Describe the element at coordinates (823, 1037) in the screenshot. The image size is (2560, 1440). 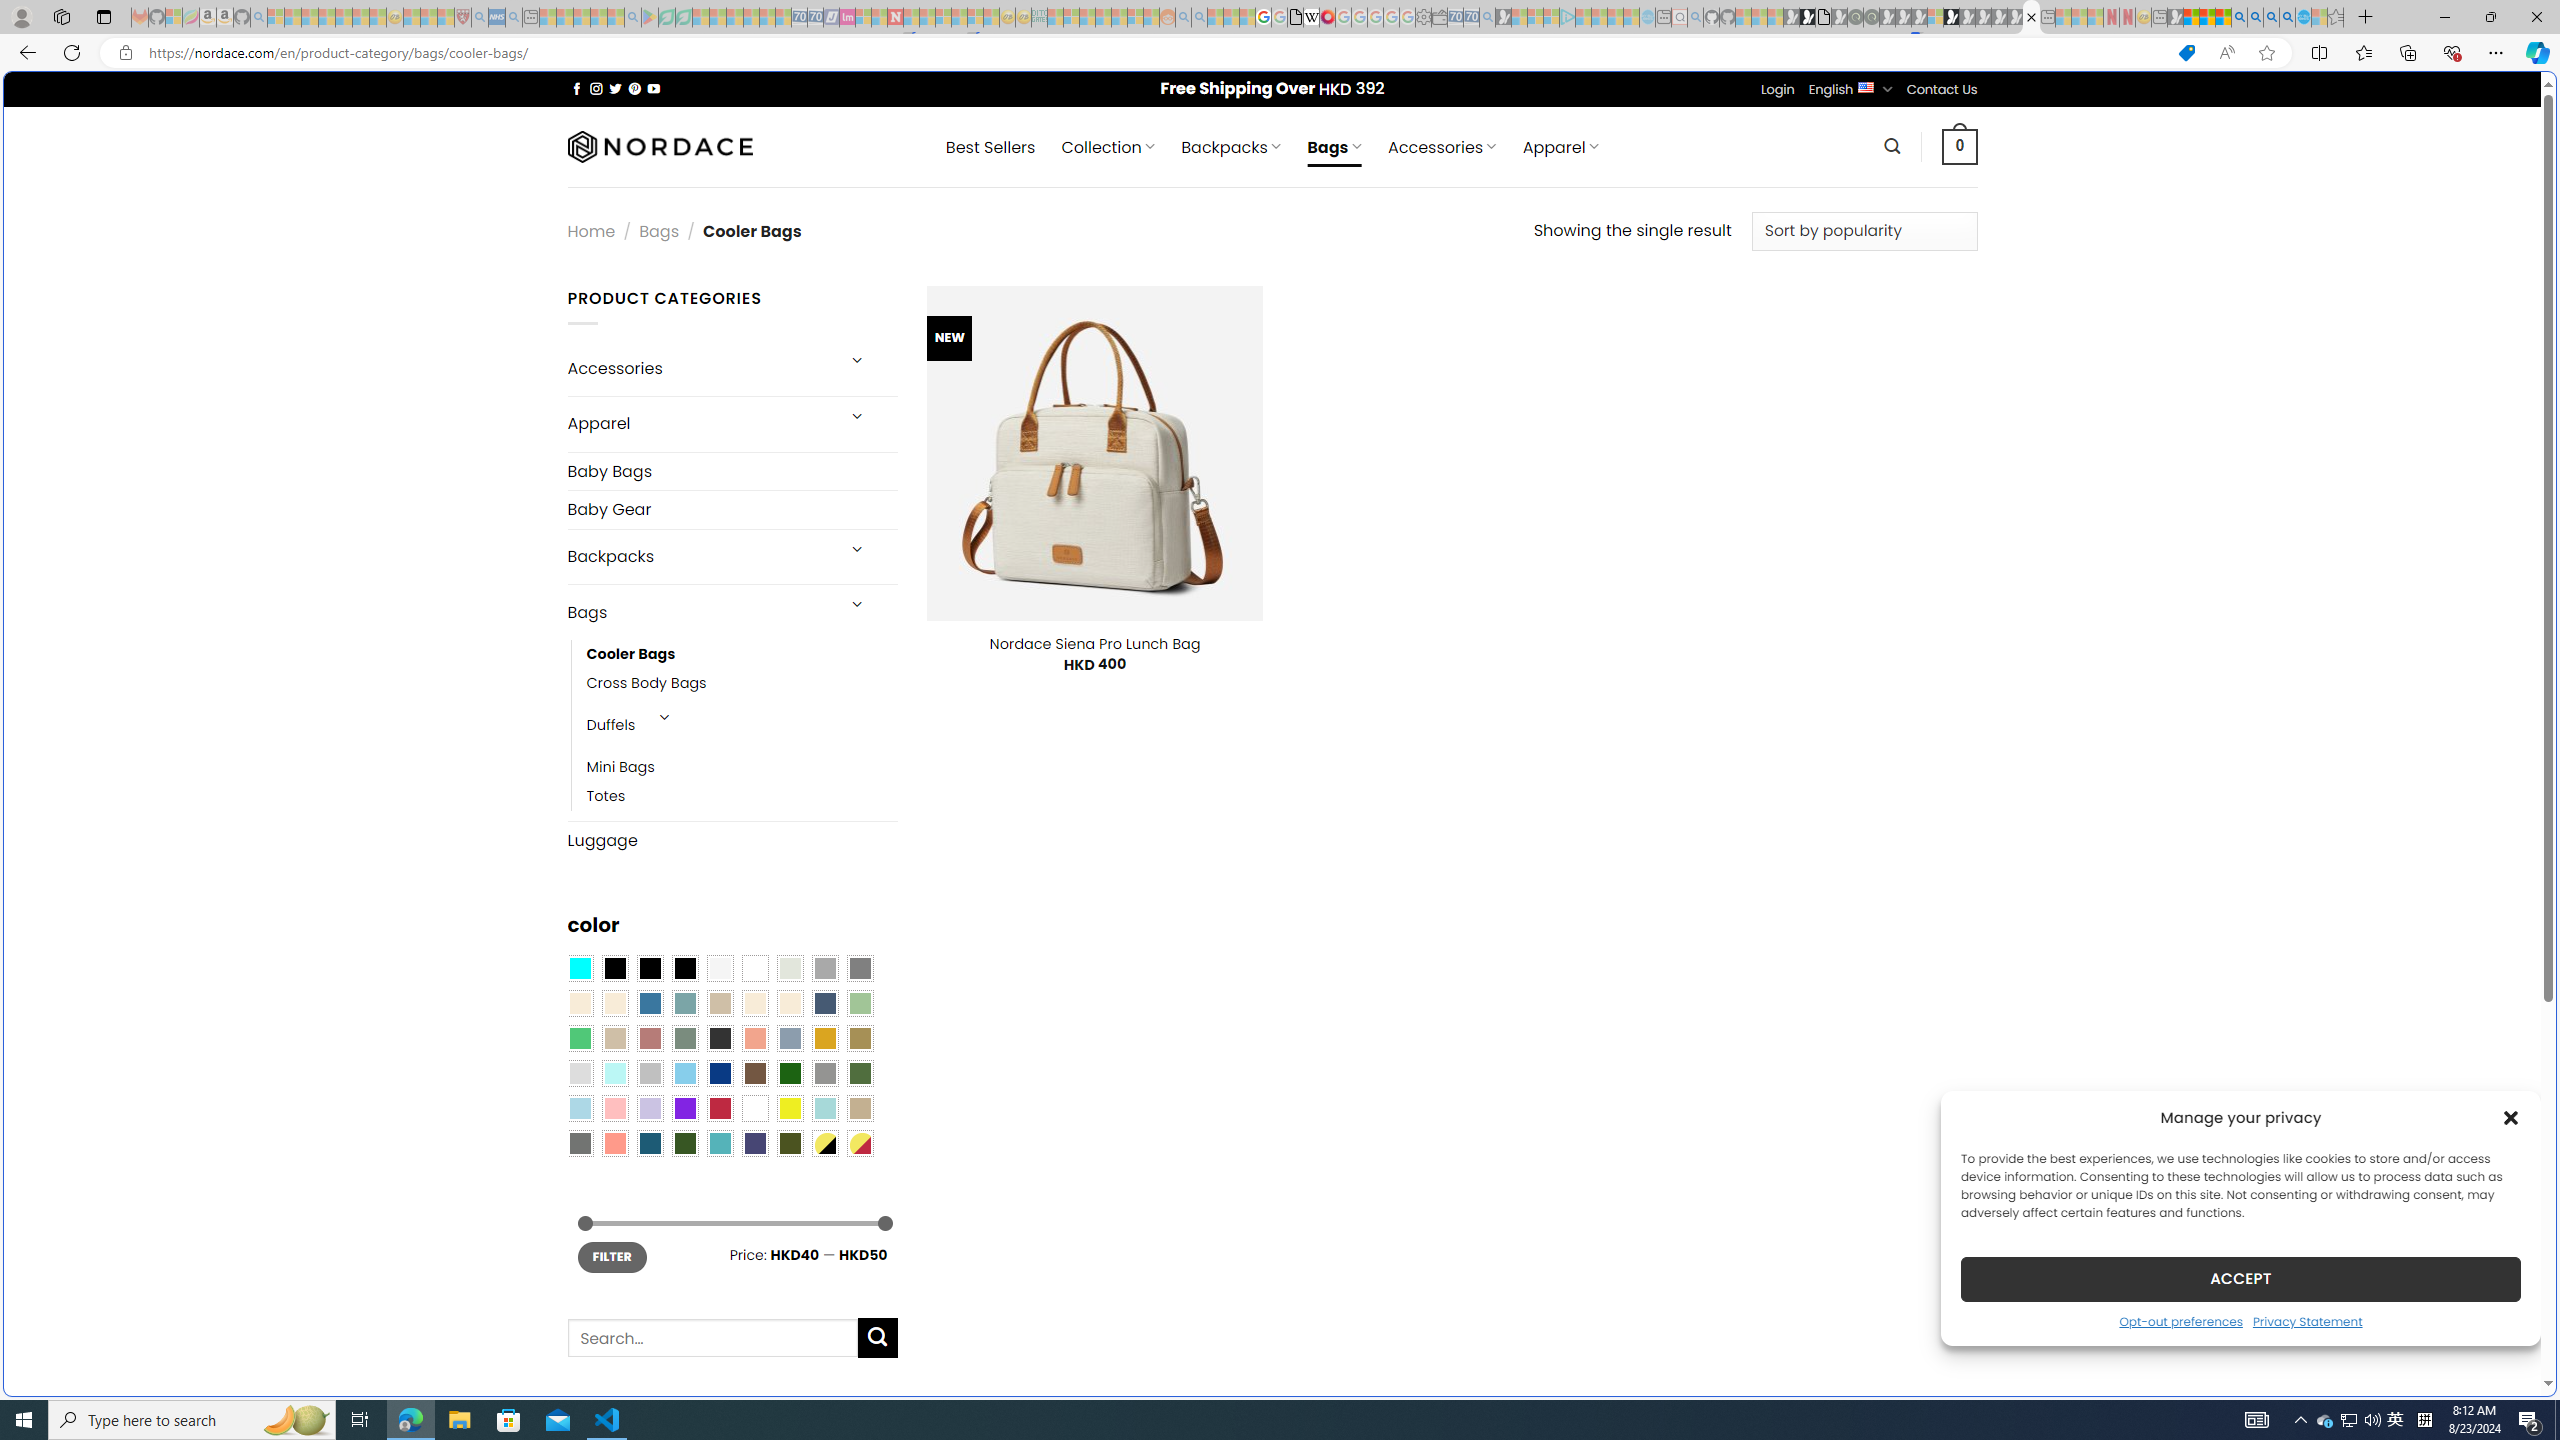
I see `'Gold'` at that location.